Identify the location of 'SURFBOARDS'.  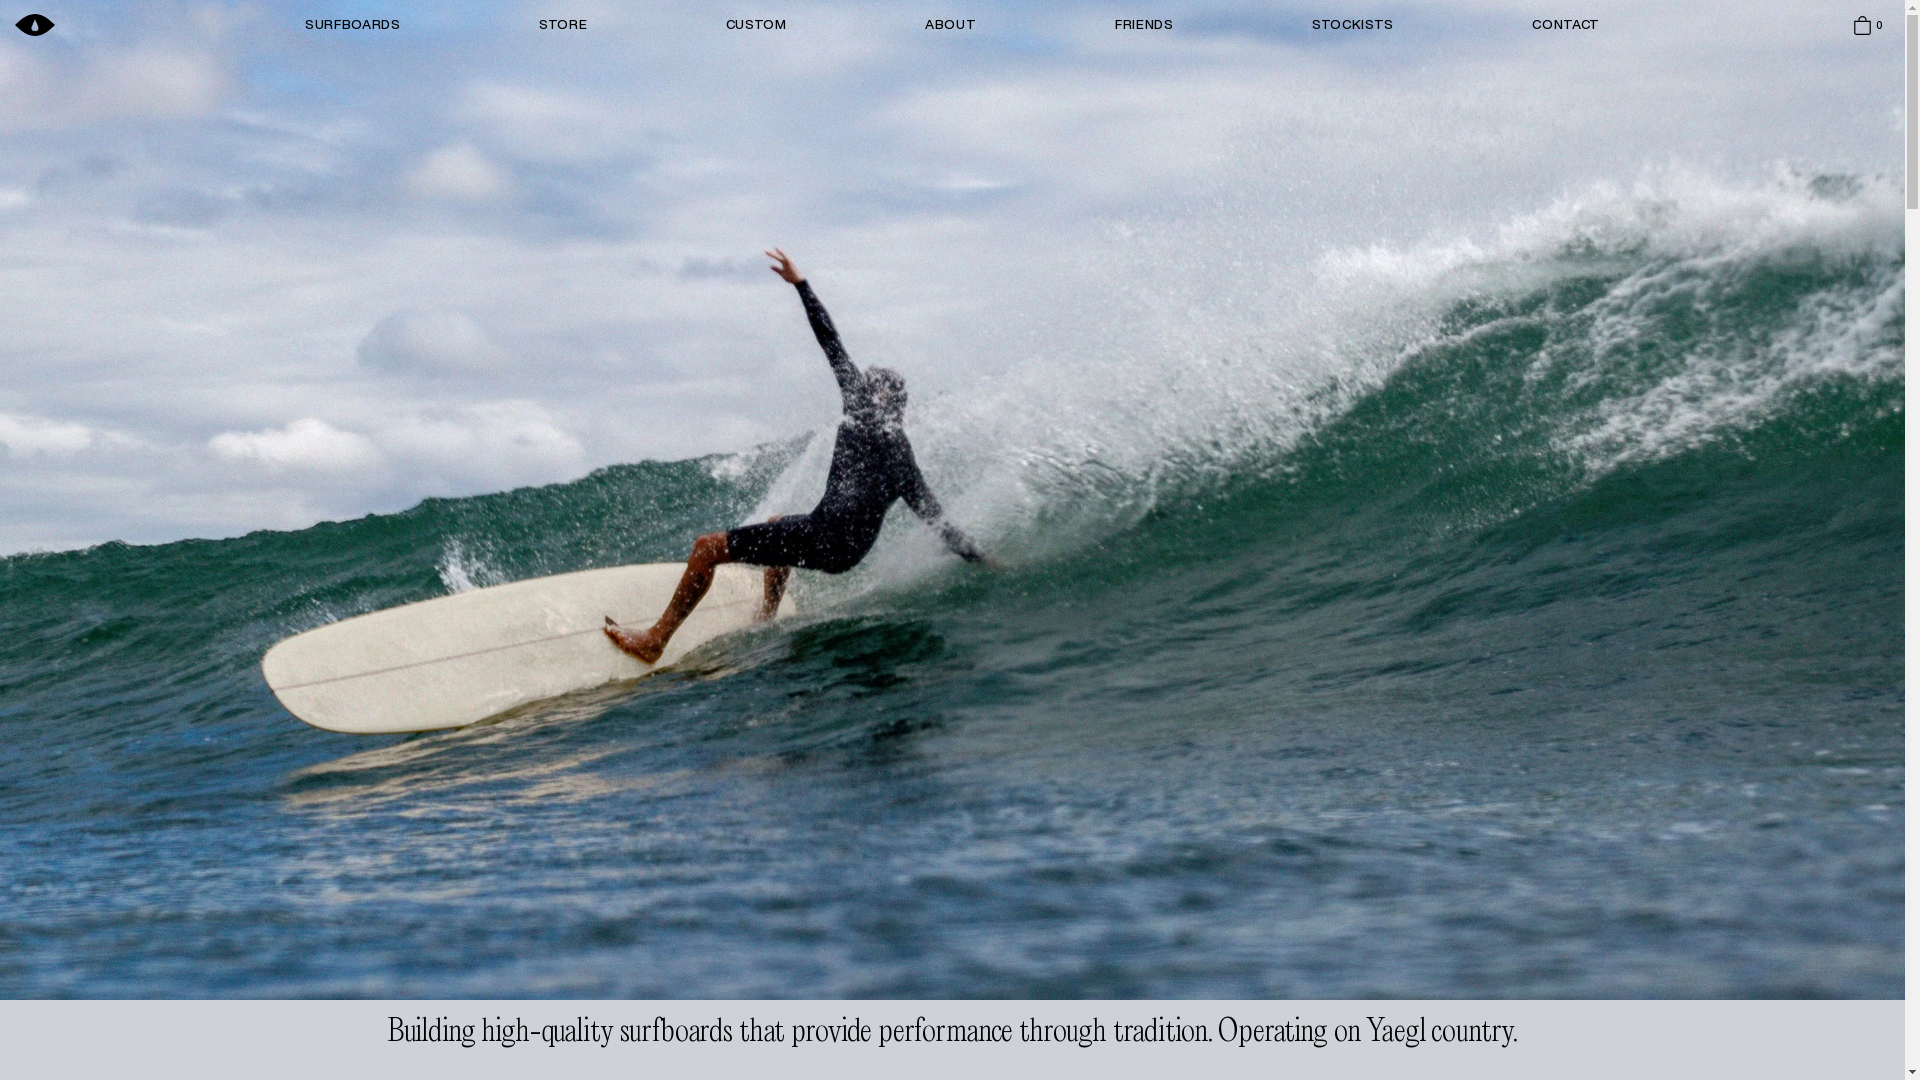
(353, 24).